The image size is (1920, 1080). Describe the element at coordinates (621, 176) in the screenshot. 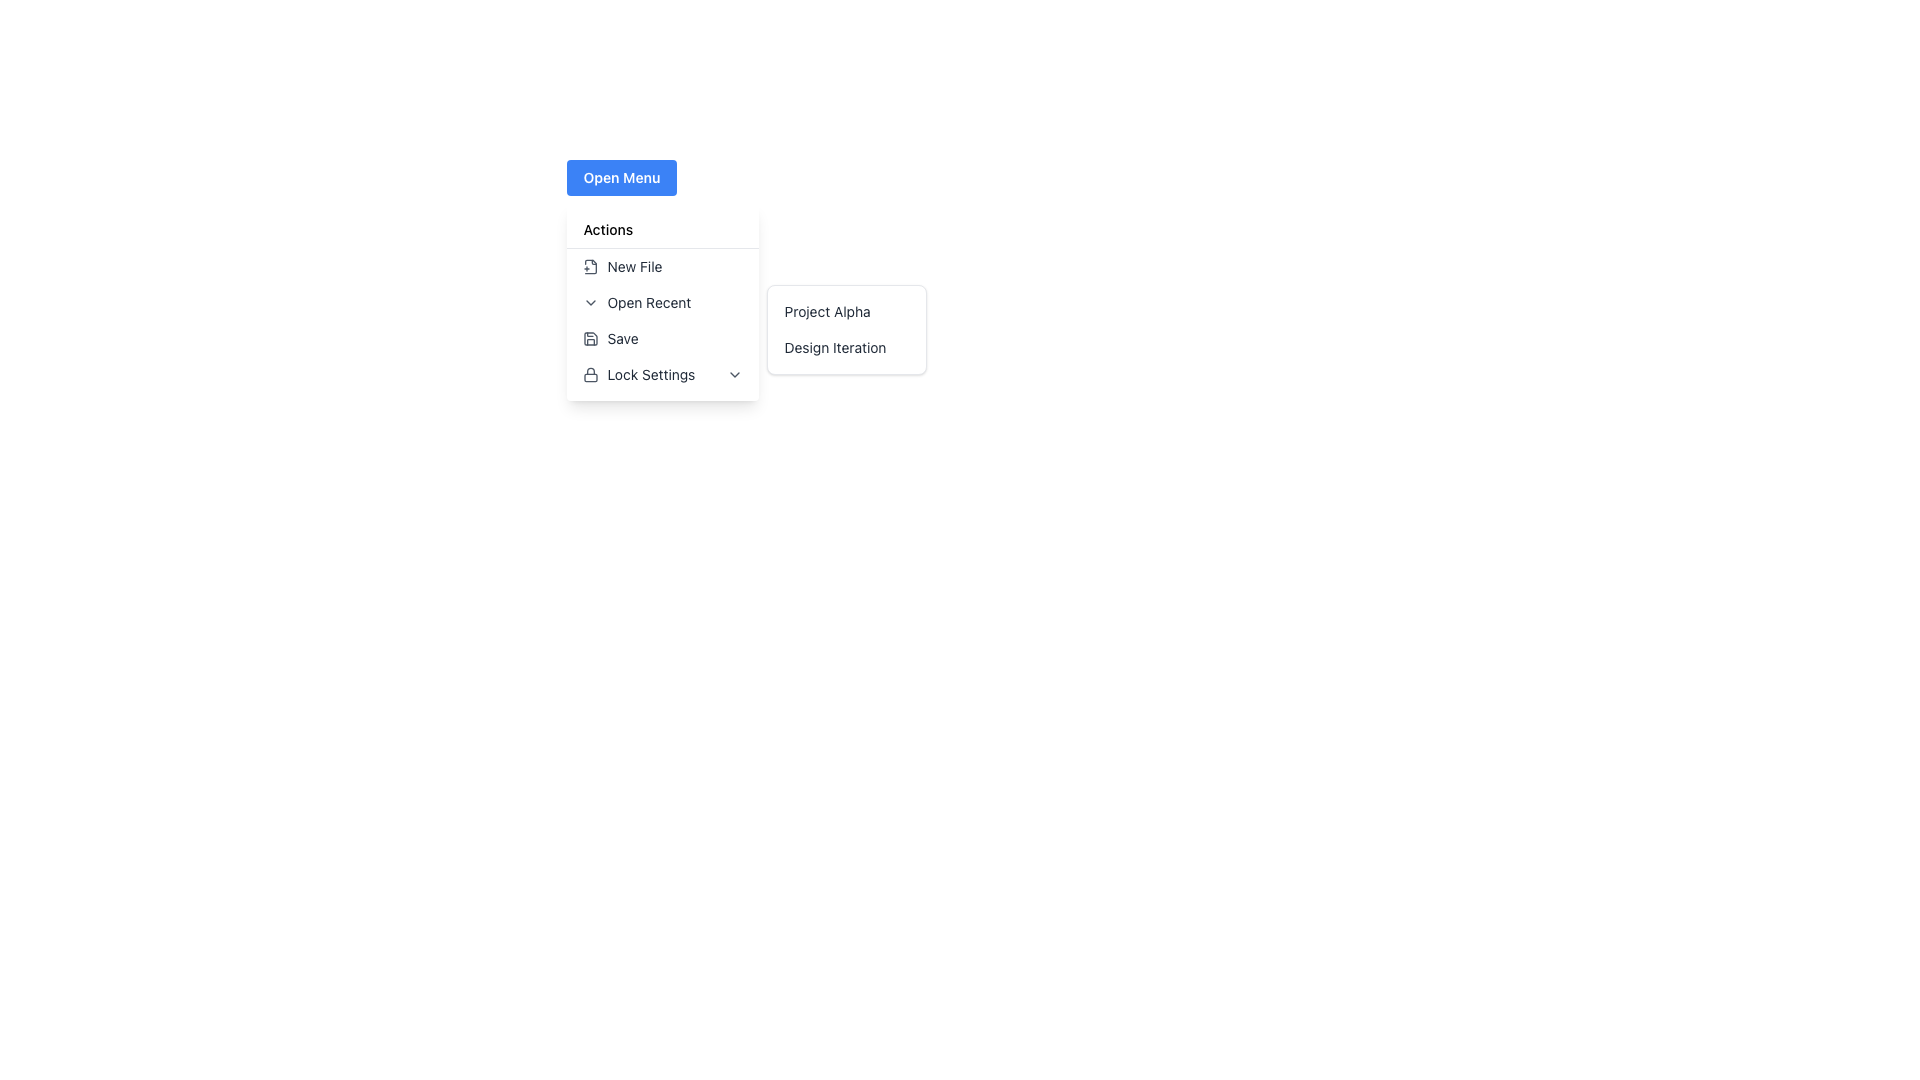

I see `the trigger button located at the top-center of the dropdown menu layout` at that location.